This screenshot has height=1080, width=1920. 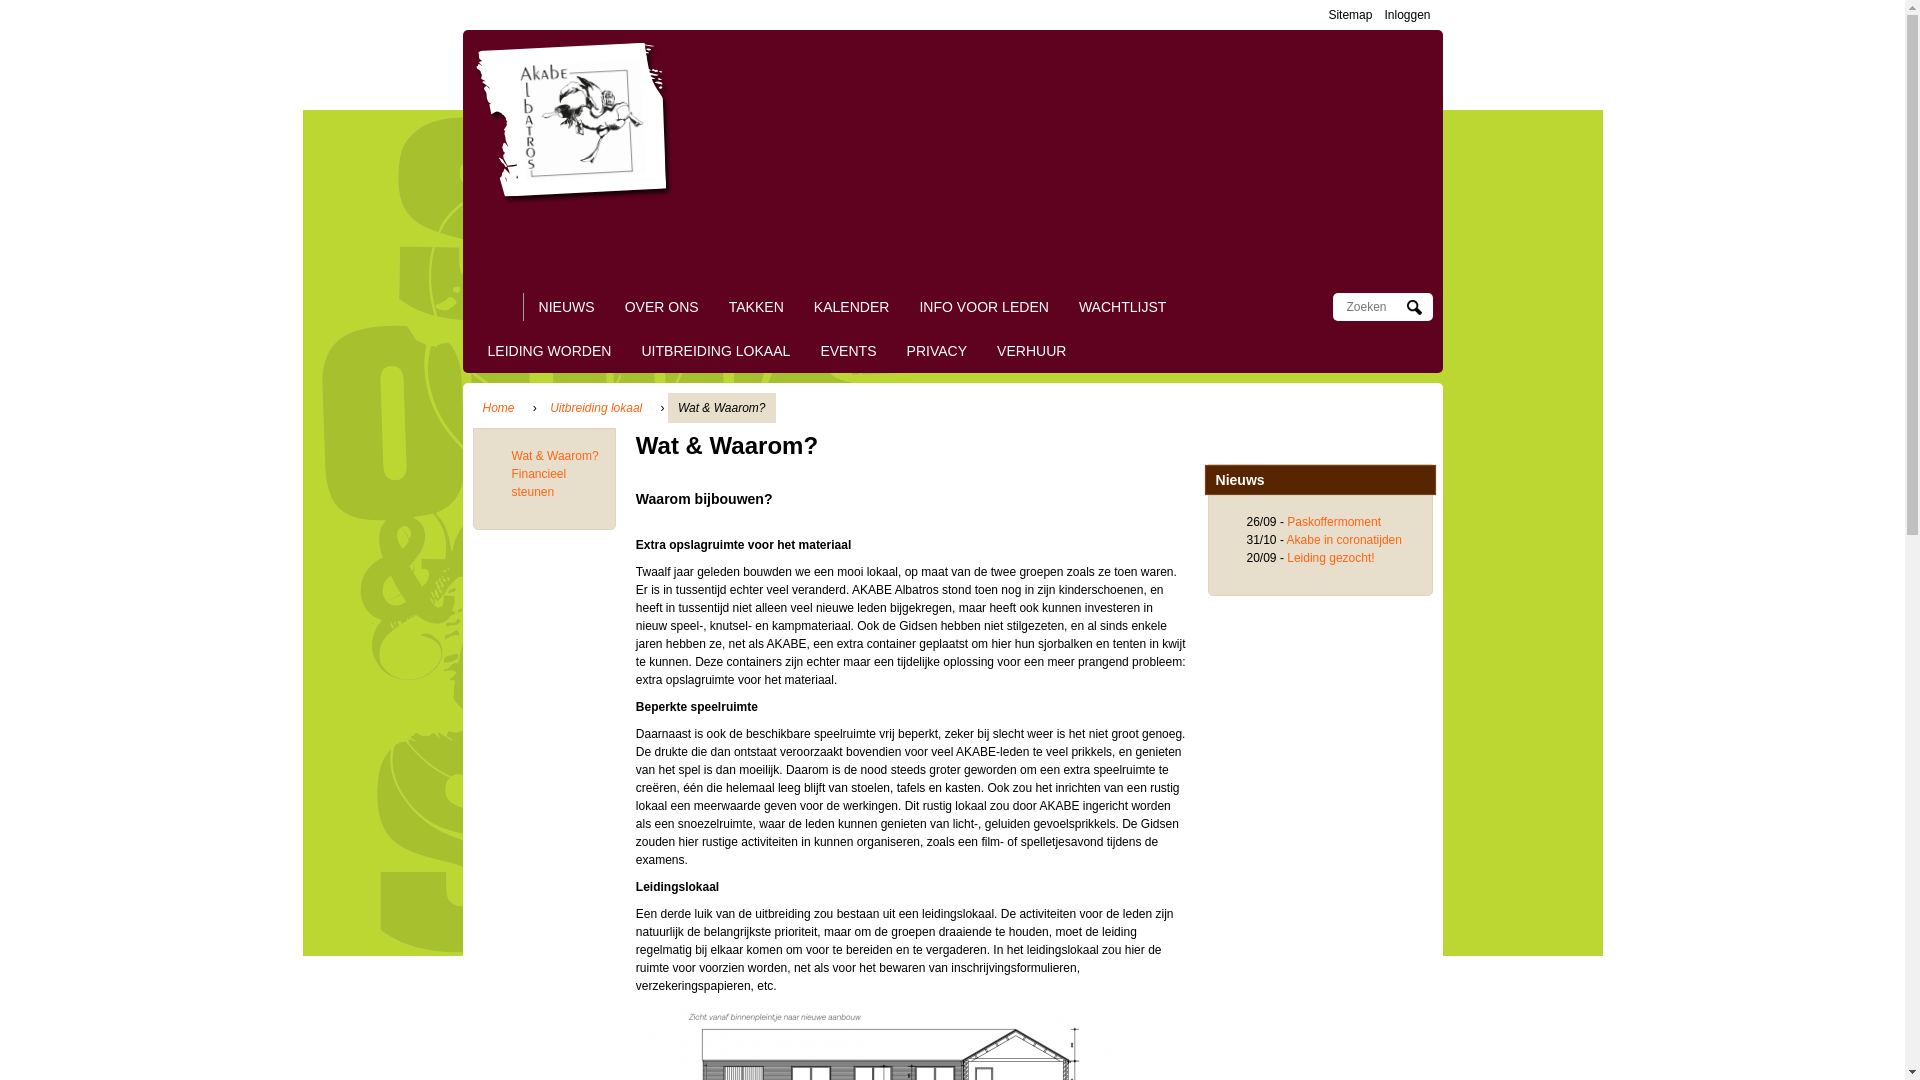 What do you see at coordinates (848, 350) in the screenshot?
I see `'EVENTS'` at bounding box center [848, 350].